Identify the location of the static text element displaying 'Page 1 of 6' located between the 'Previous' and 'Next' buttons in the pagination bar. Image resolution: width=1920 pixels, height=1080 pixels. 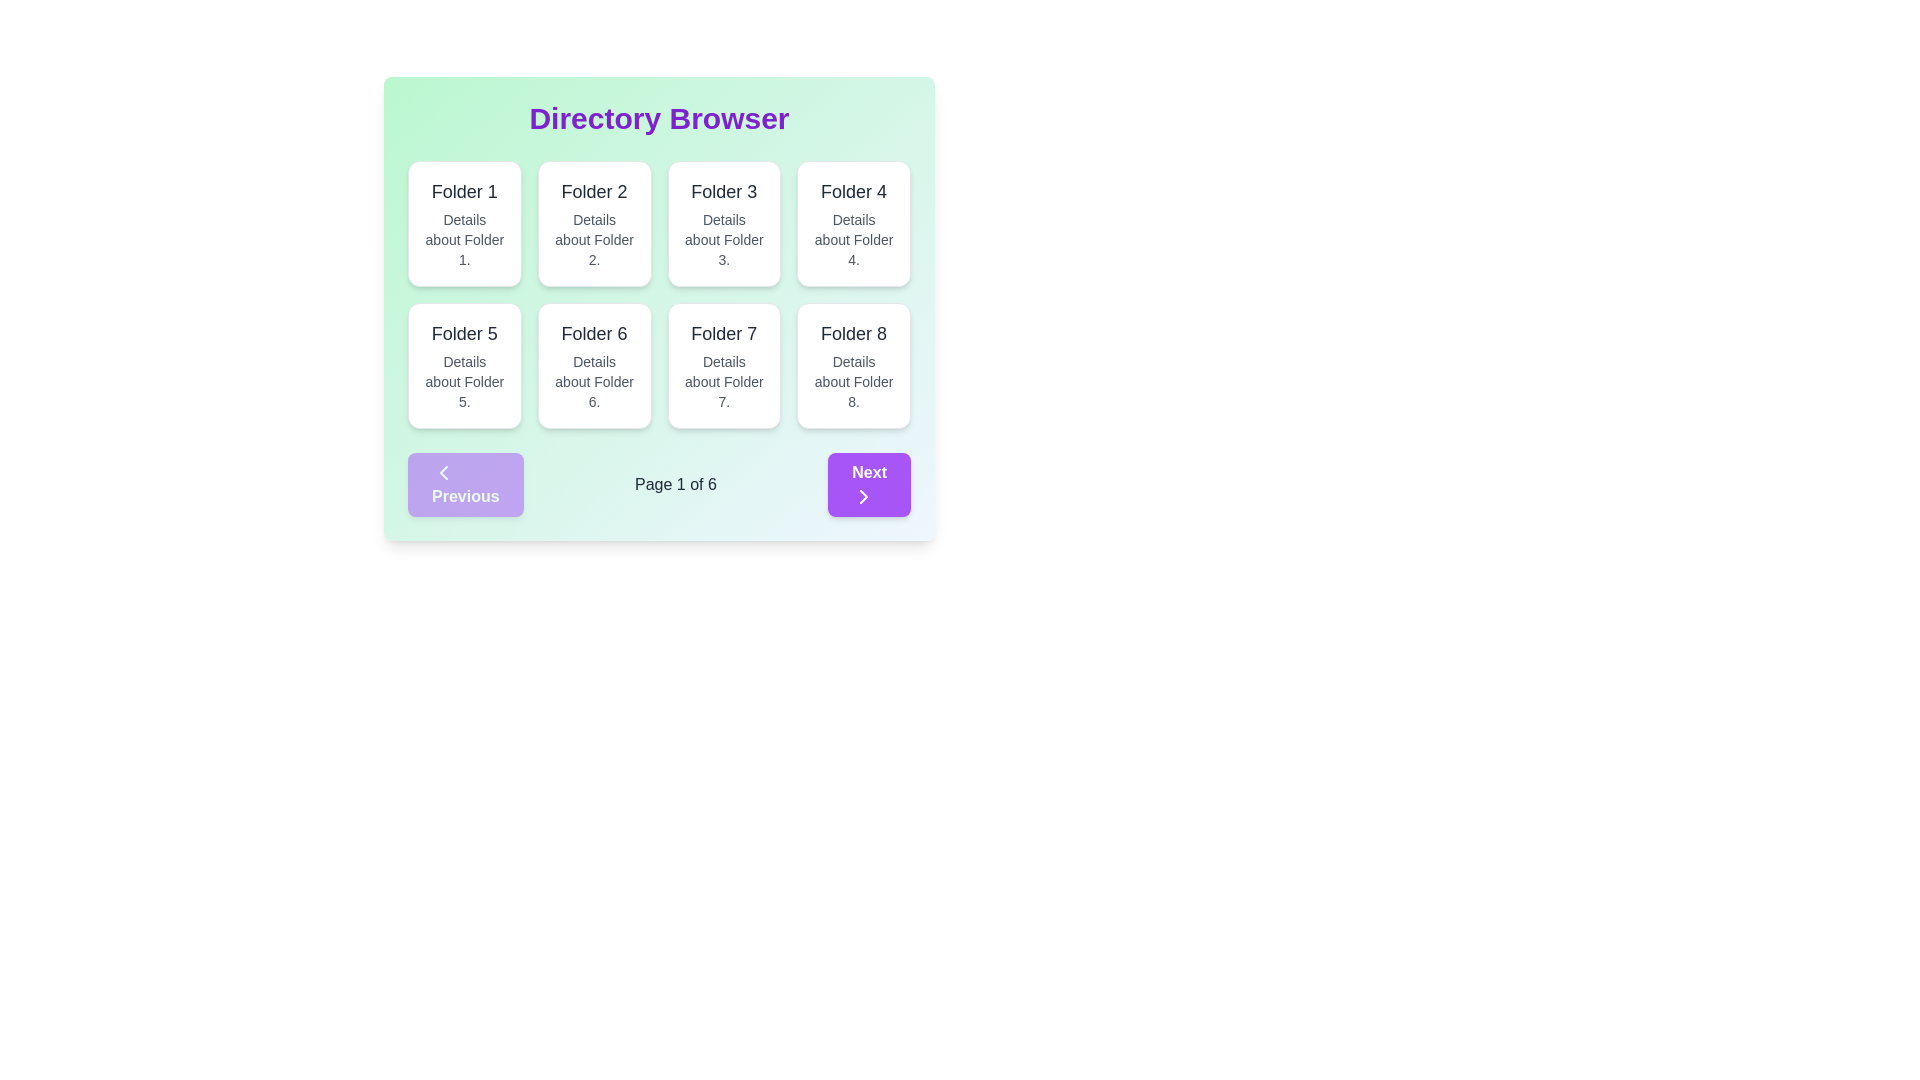
(676, 485).